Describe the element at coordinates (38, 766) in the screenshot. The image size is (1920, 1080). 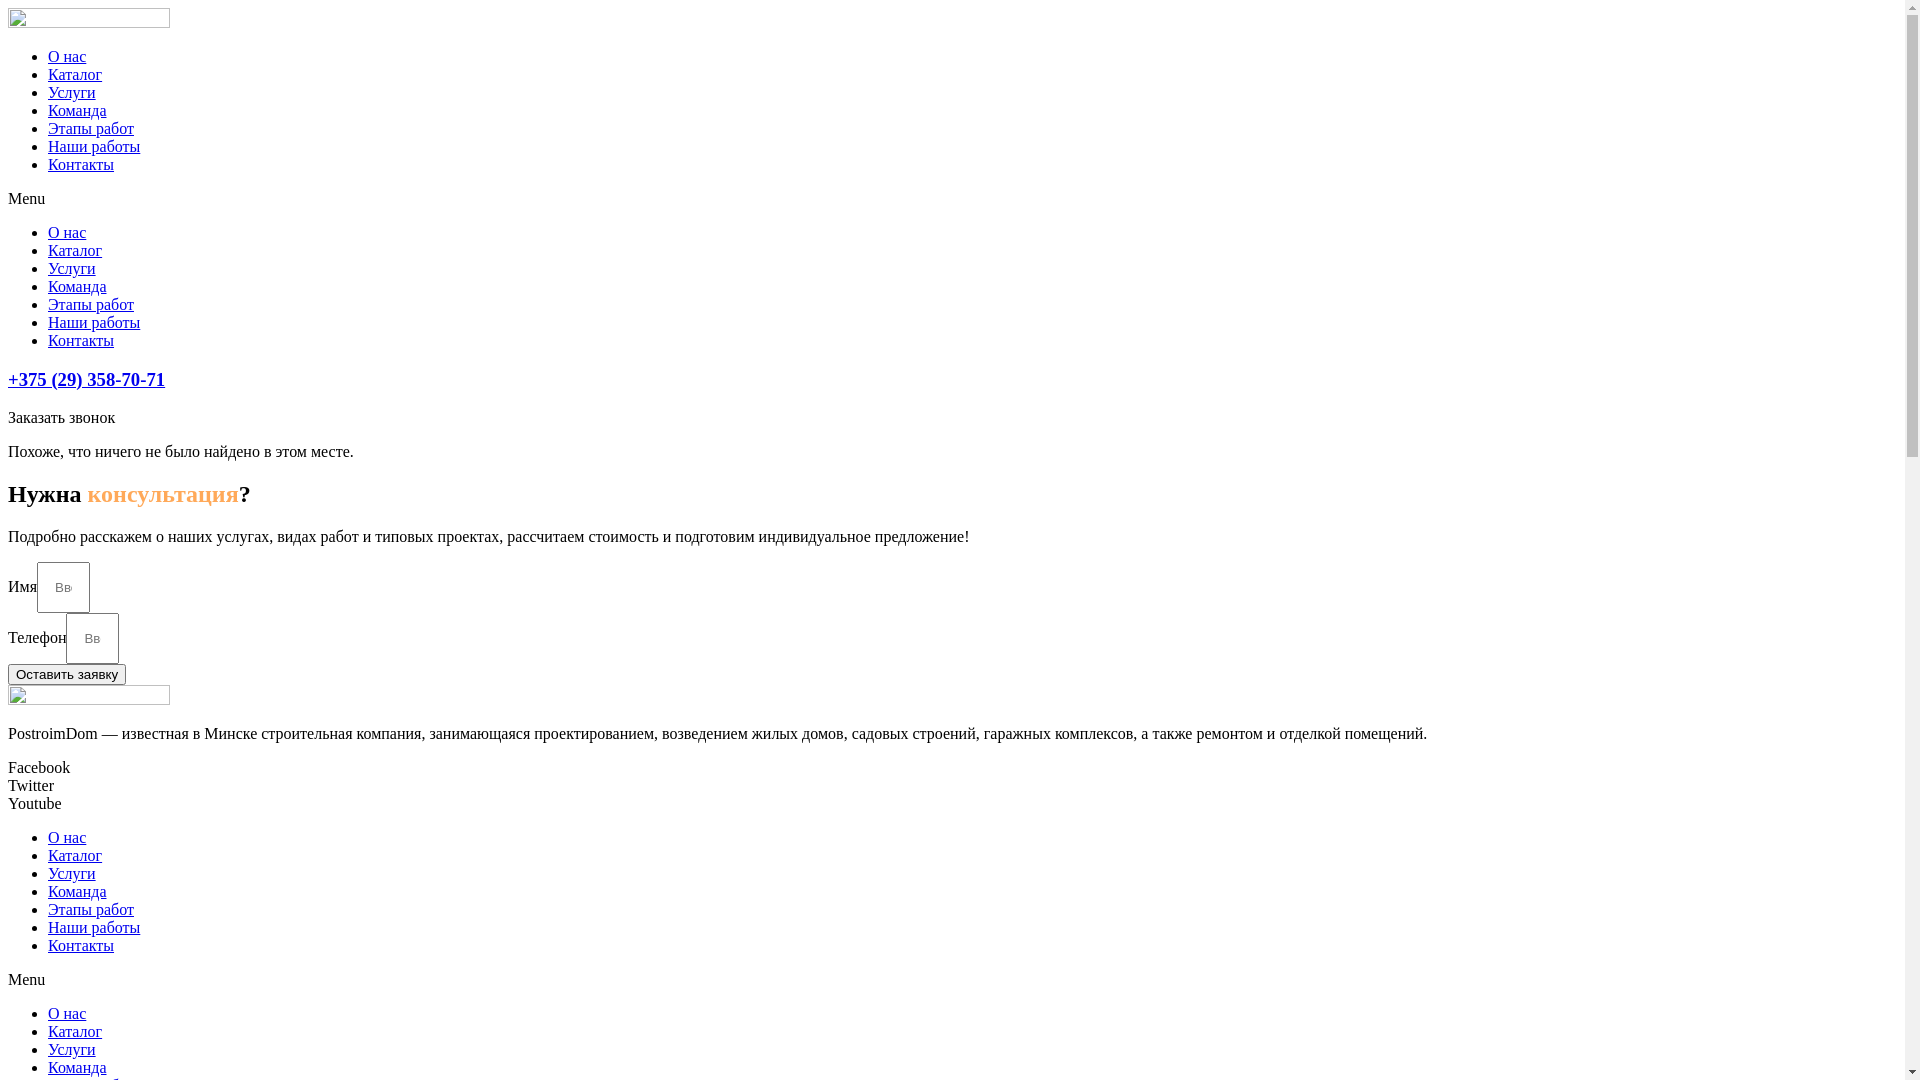
I see `'Facebook'` at that location.